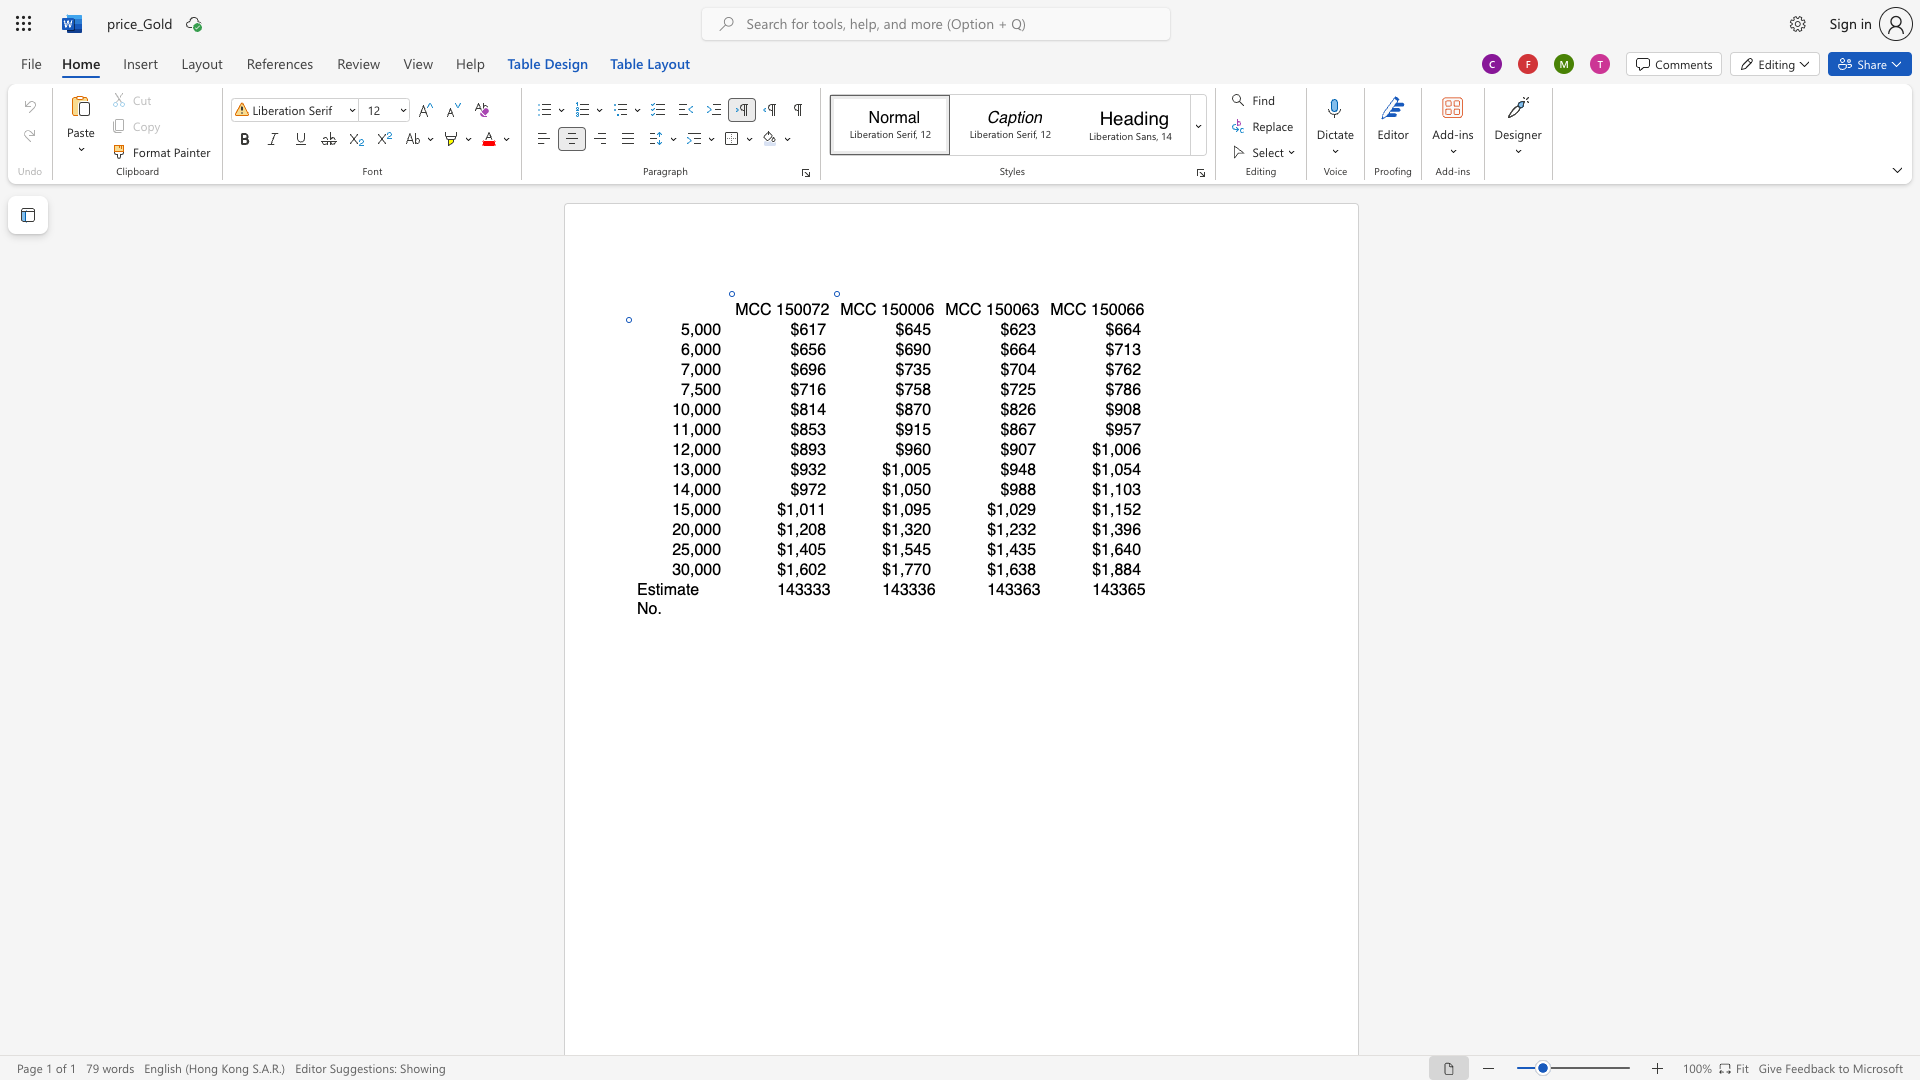 The height and width of the screenshot is (1080, 1920). I want to click on the 1th character "M" in the text, so click(846, 309).